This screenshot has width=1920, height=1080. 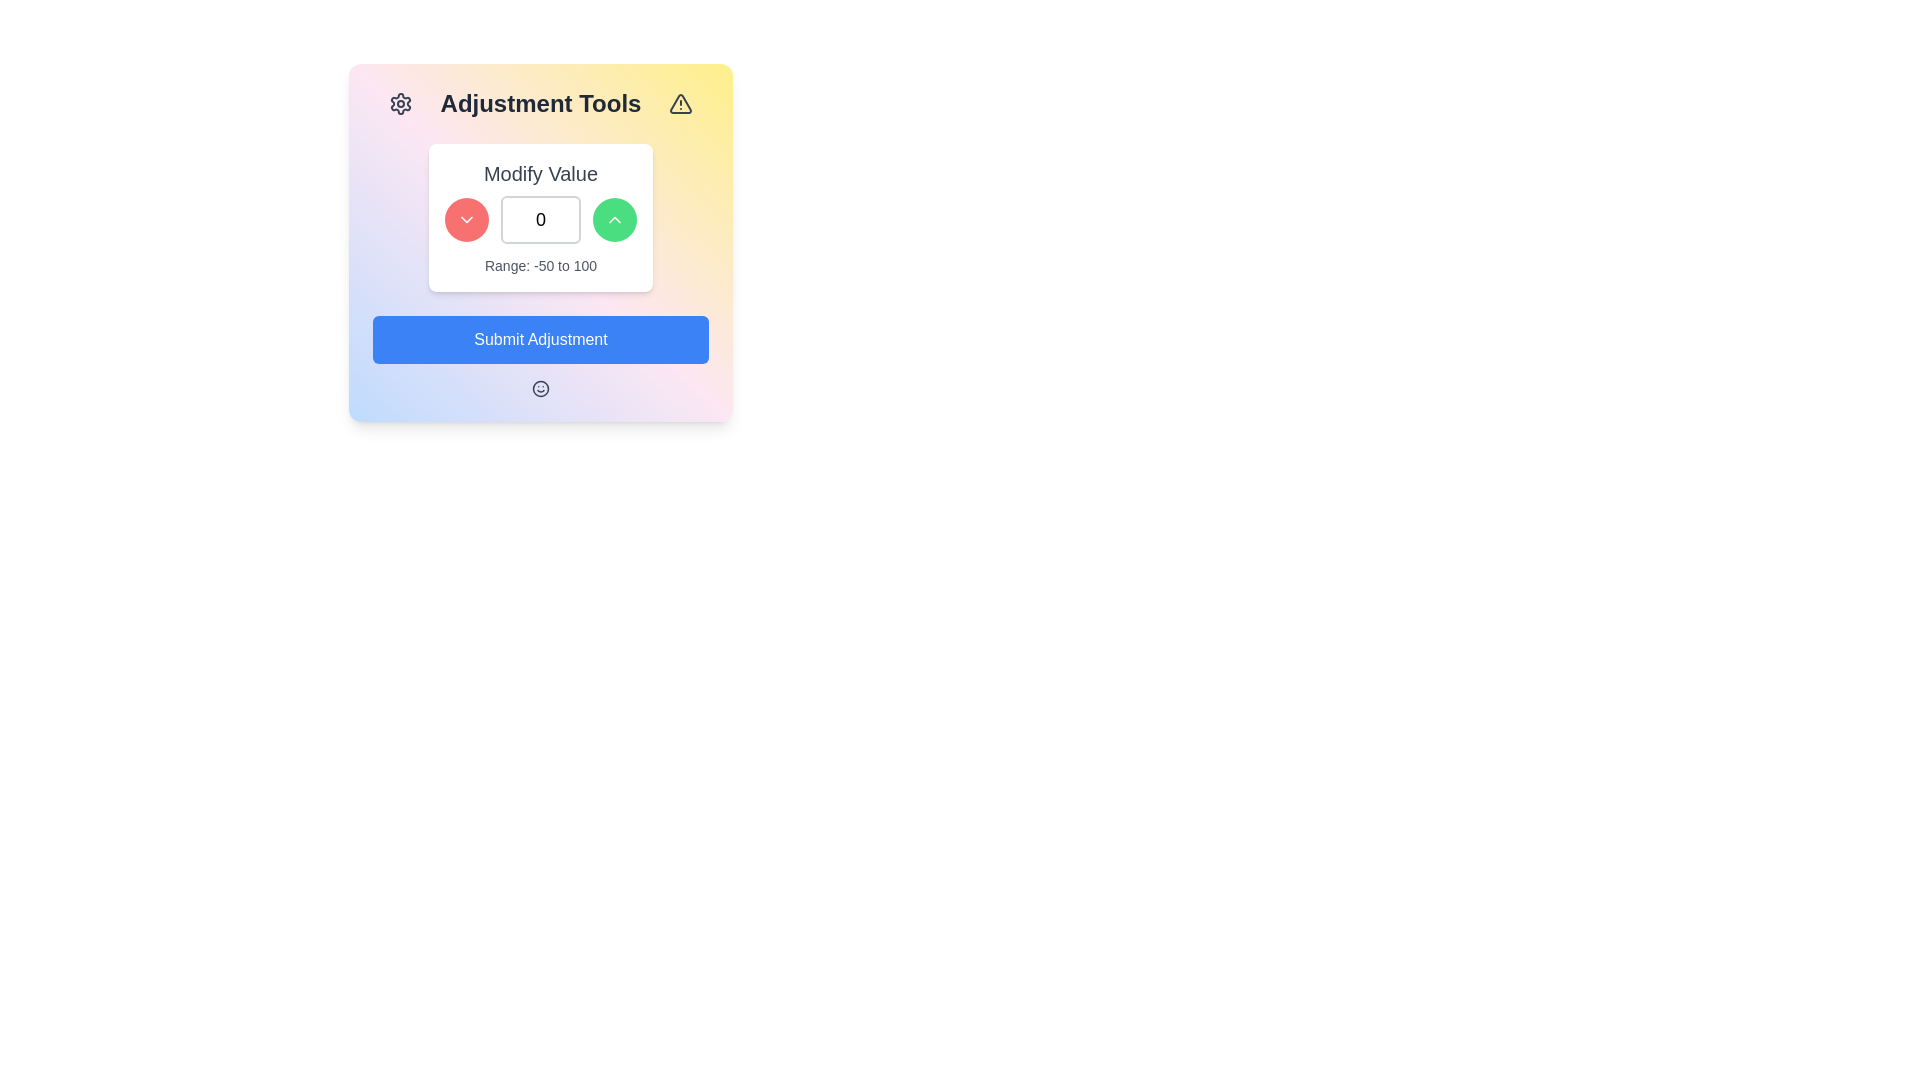 What do you see at coordinates (541, 104) in the screenshot?
I see `the text label reading 'Adjustment Tools', which is located at the top of the panel, centered between a gear icon and a warning triangle` at bounding box center [541, 104].